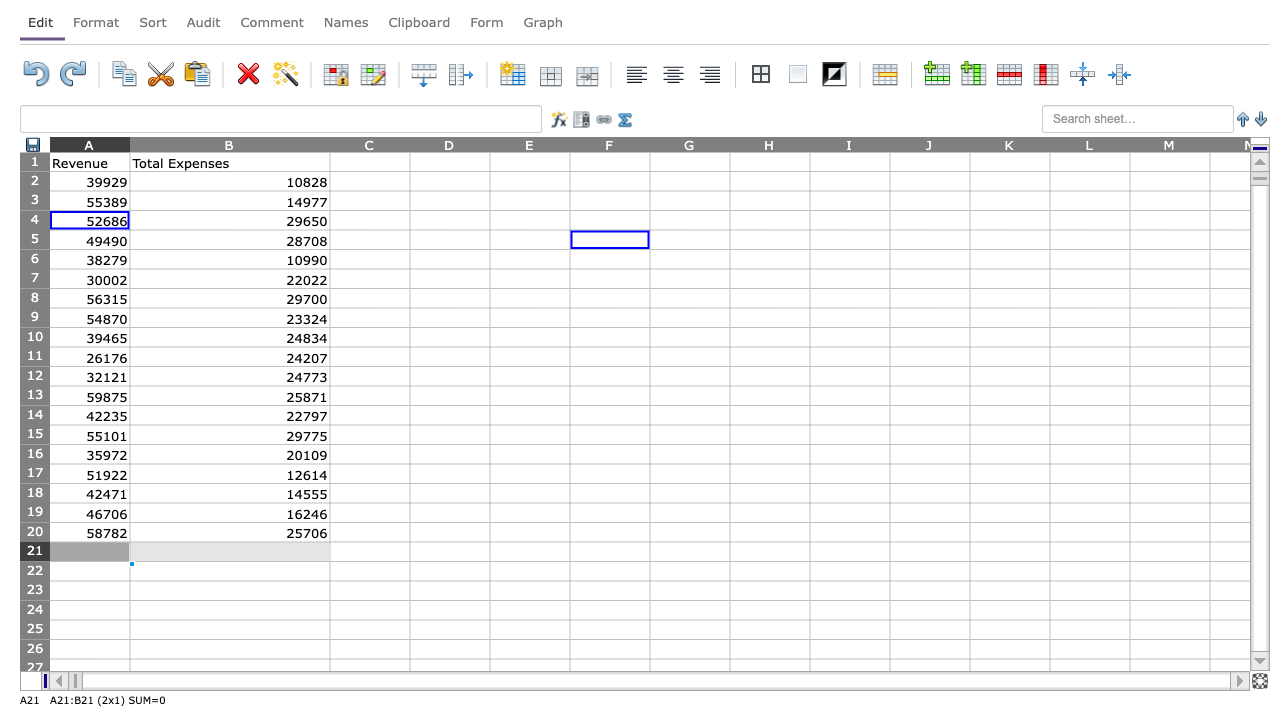 The image size is (1280, 720). Describe the element at coordinates (34, 571) in the screenshot. I see `row header 22` at that location.